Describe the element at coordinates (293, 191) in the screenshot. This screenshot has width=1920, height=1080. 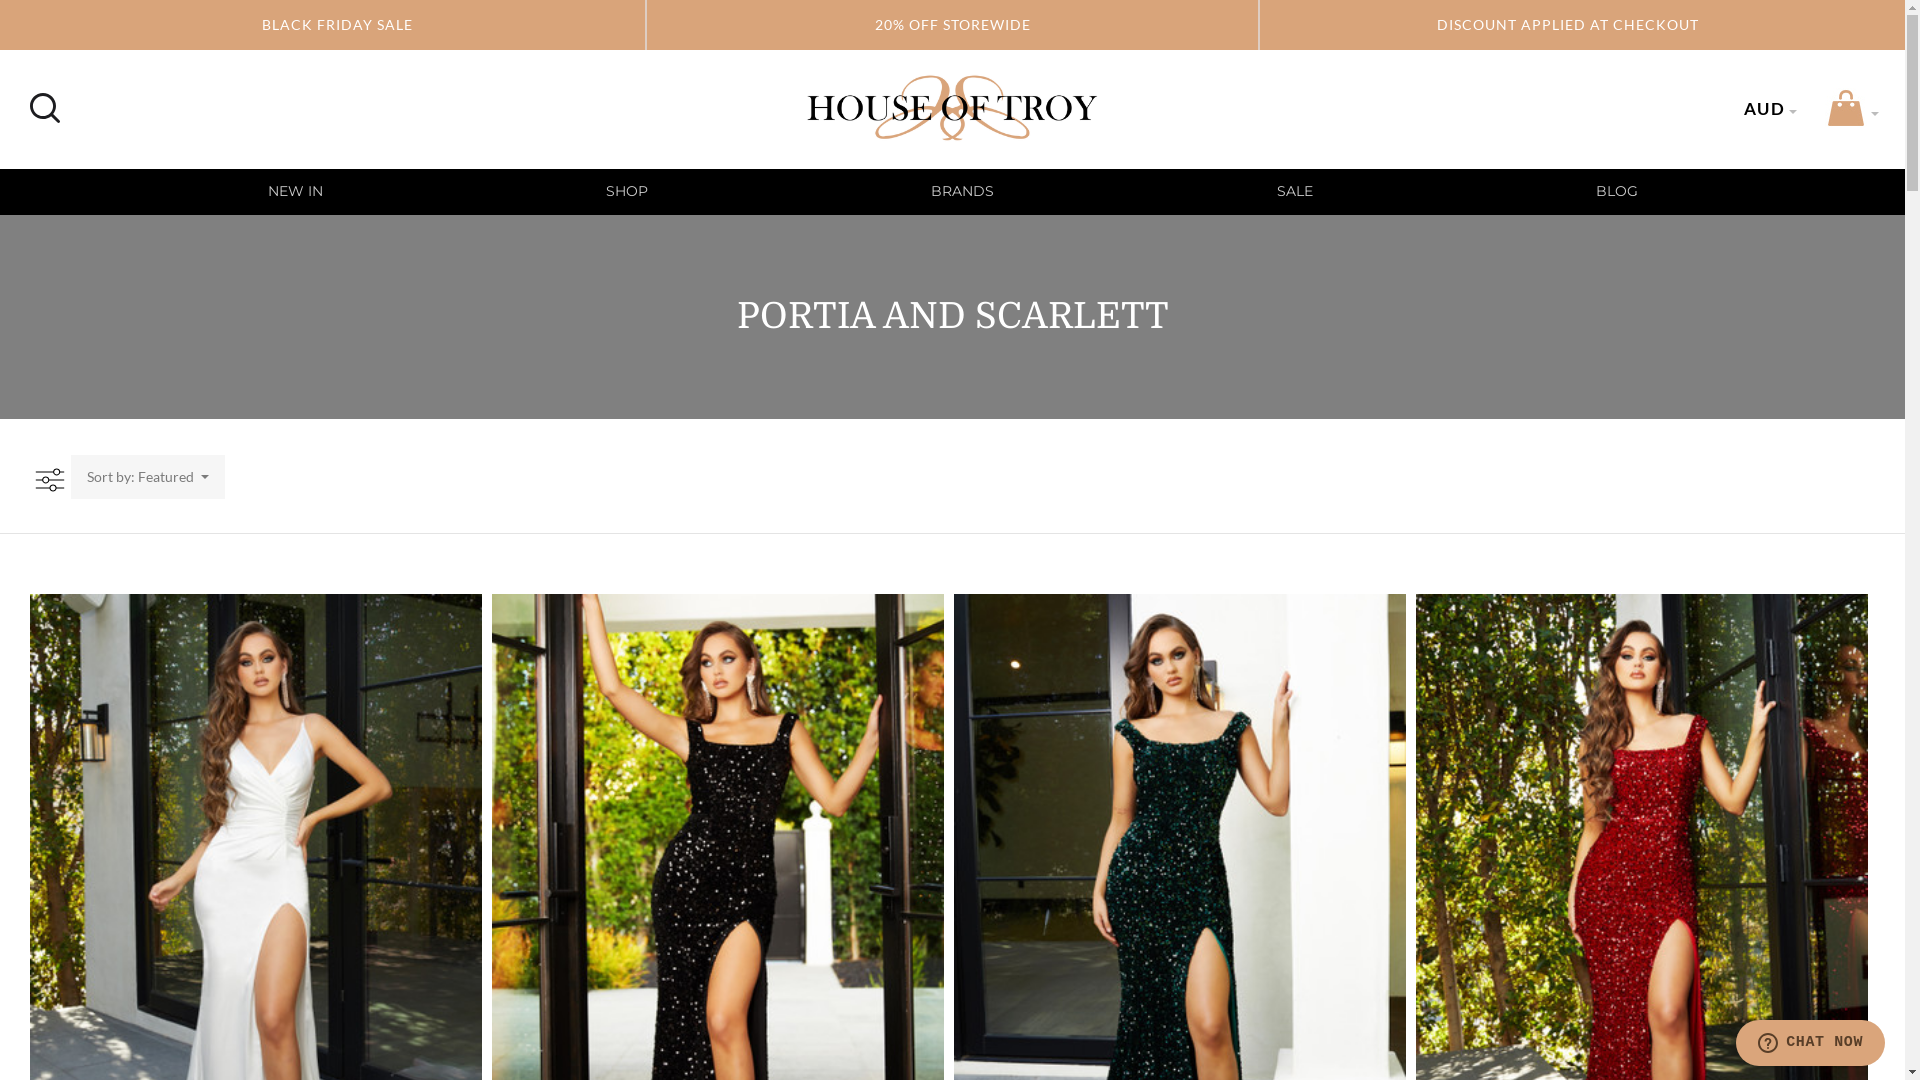
I see `'NEW IN'` at that location.